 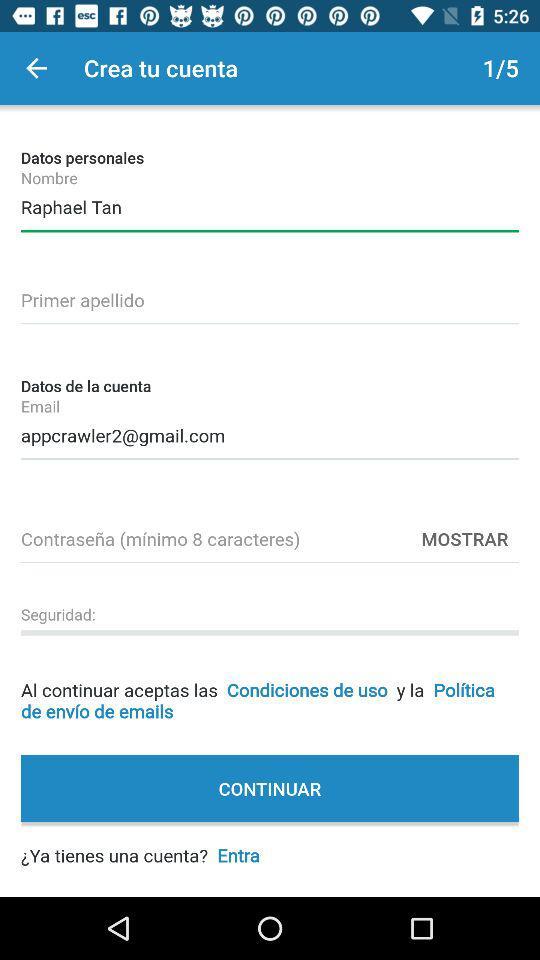 I want to click on al continuar aceptas, so click(x=270, y=684).